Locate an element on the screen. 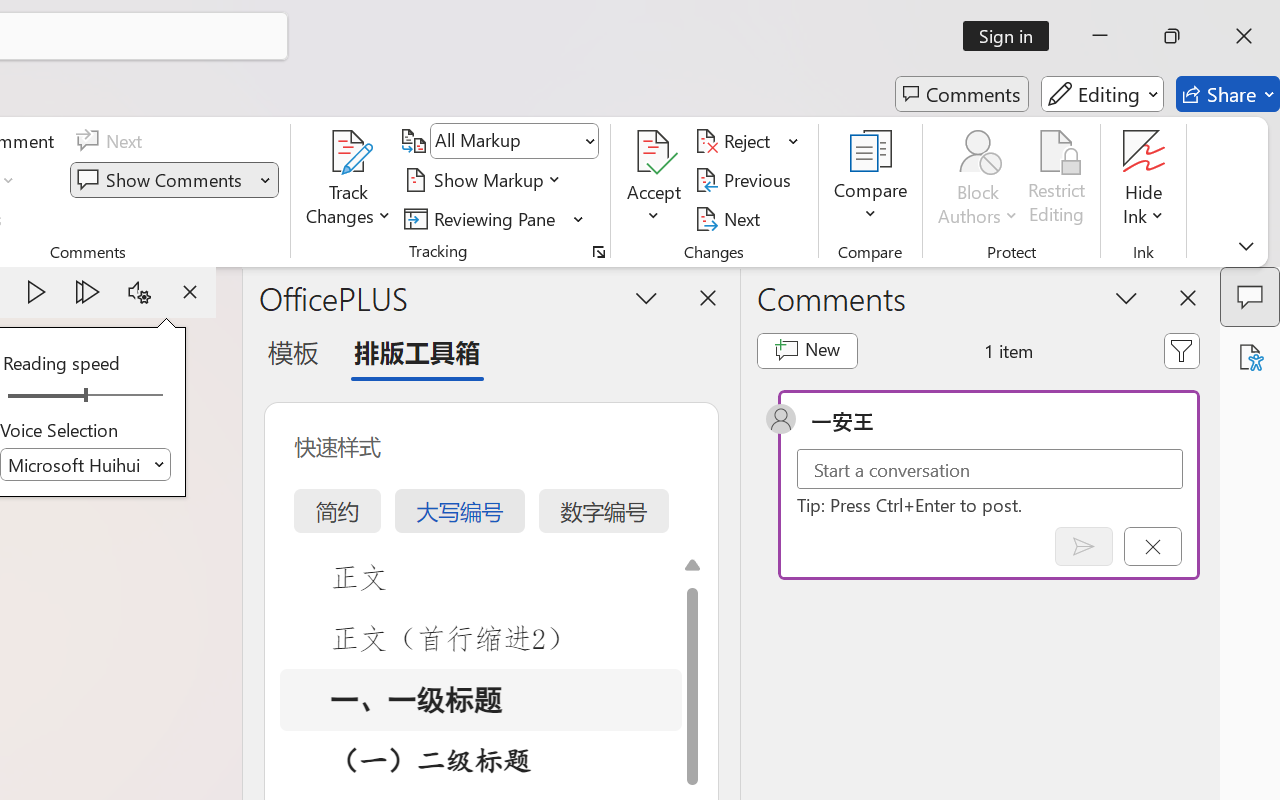 The width and height of the screenshot is (1280, 800). 'Block Authors' is located at coordinates (977, 151).